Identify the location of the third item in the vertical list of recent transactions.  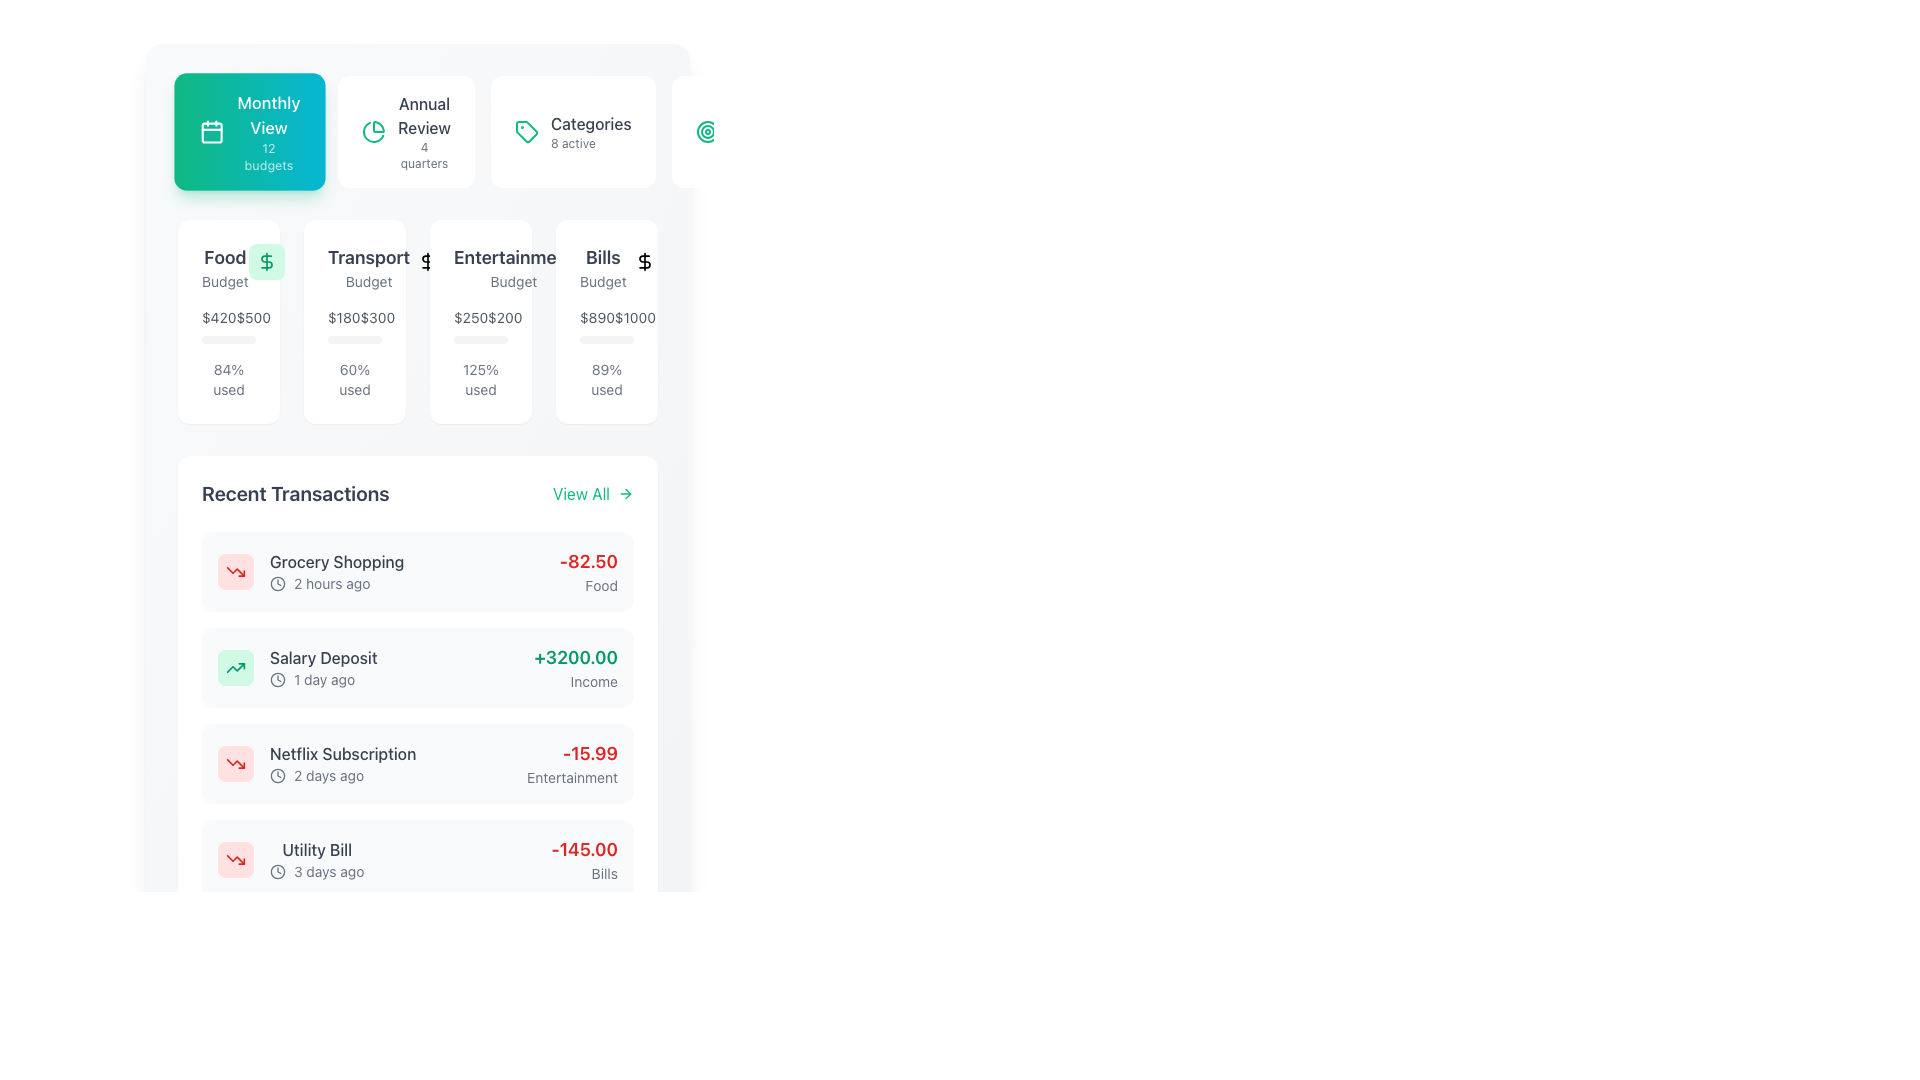
(416, 763).